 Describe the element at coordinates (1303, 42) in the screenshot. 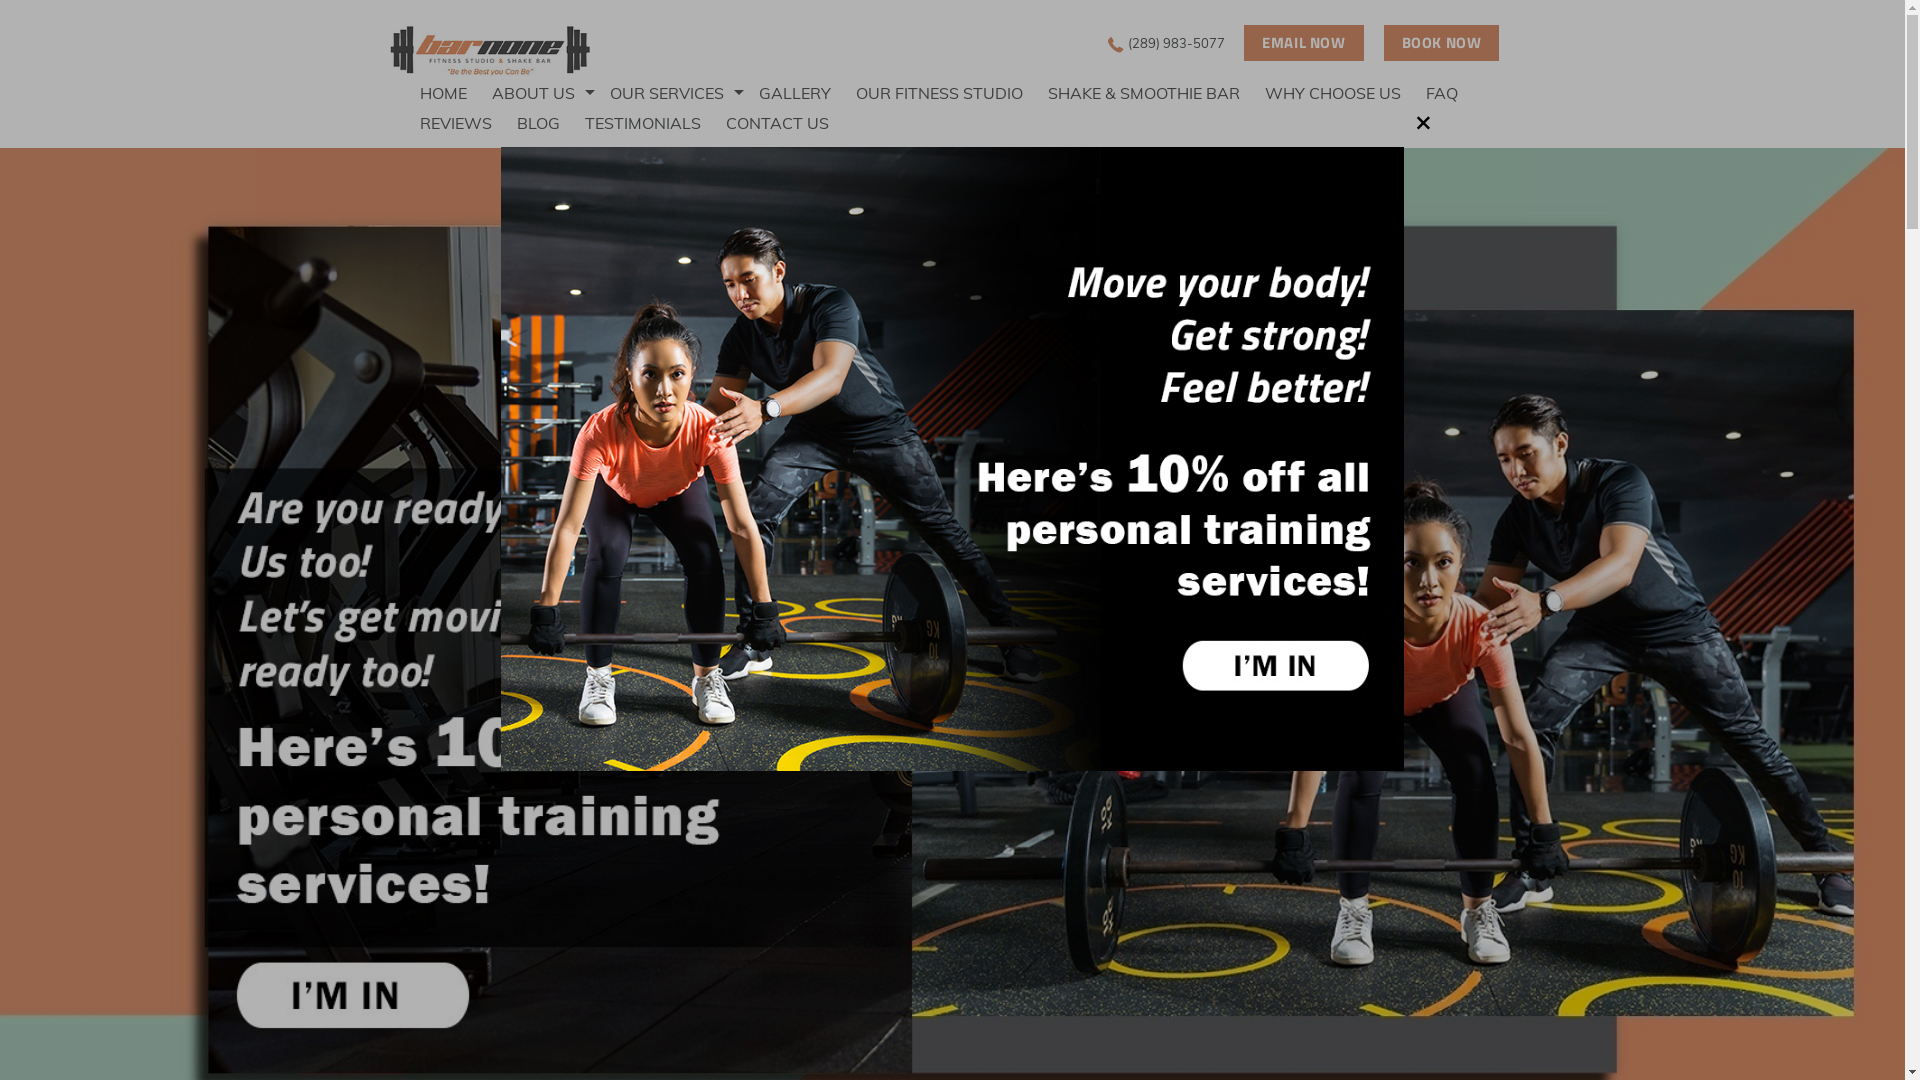

I see `'EMAIL NOW'` at that location.